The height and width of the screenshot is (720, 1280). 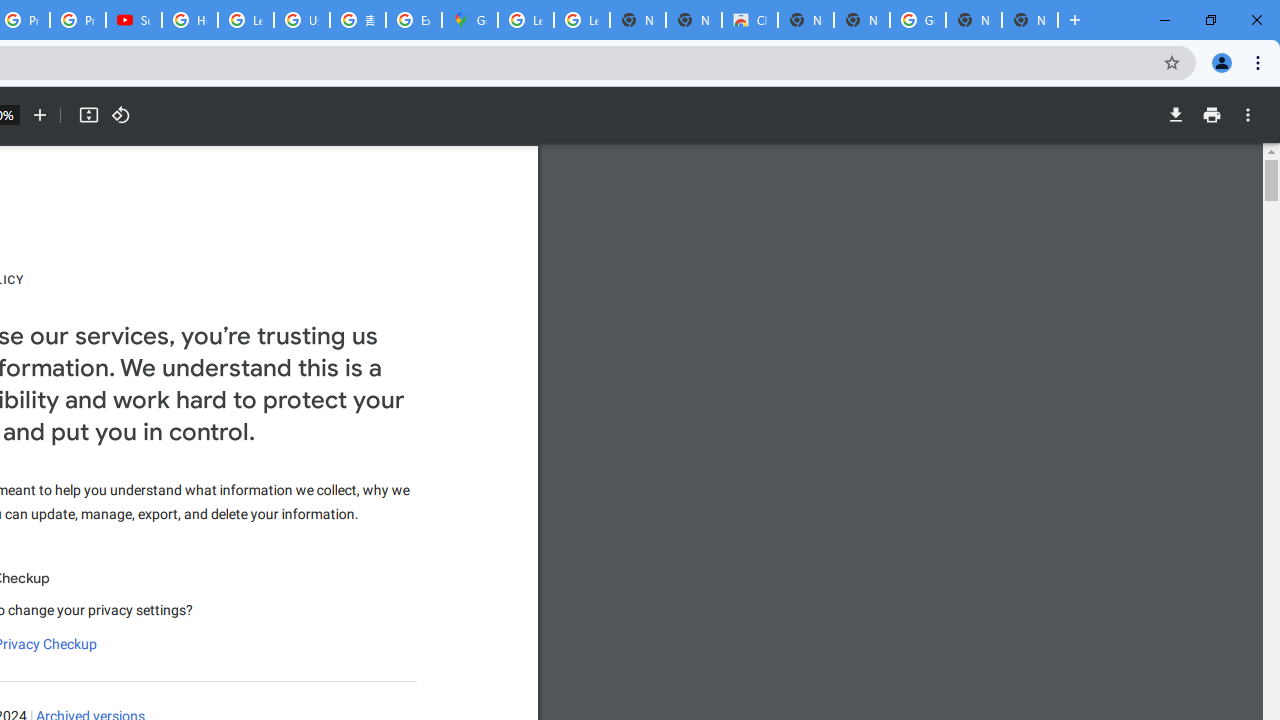 What do you see at coordinates (1247, 115) in the screenshot?
I see `'More actions'` at bounding box center [1247, 115].